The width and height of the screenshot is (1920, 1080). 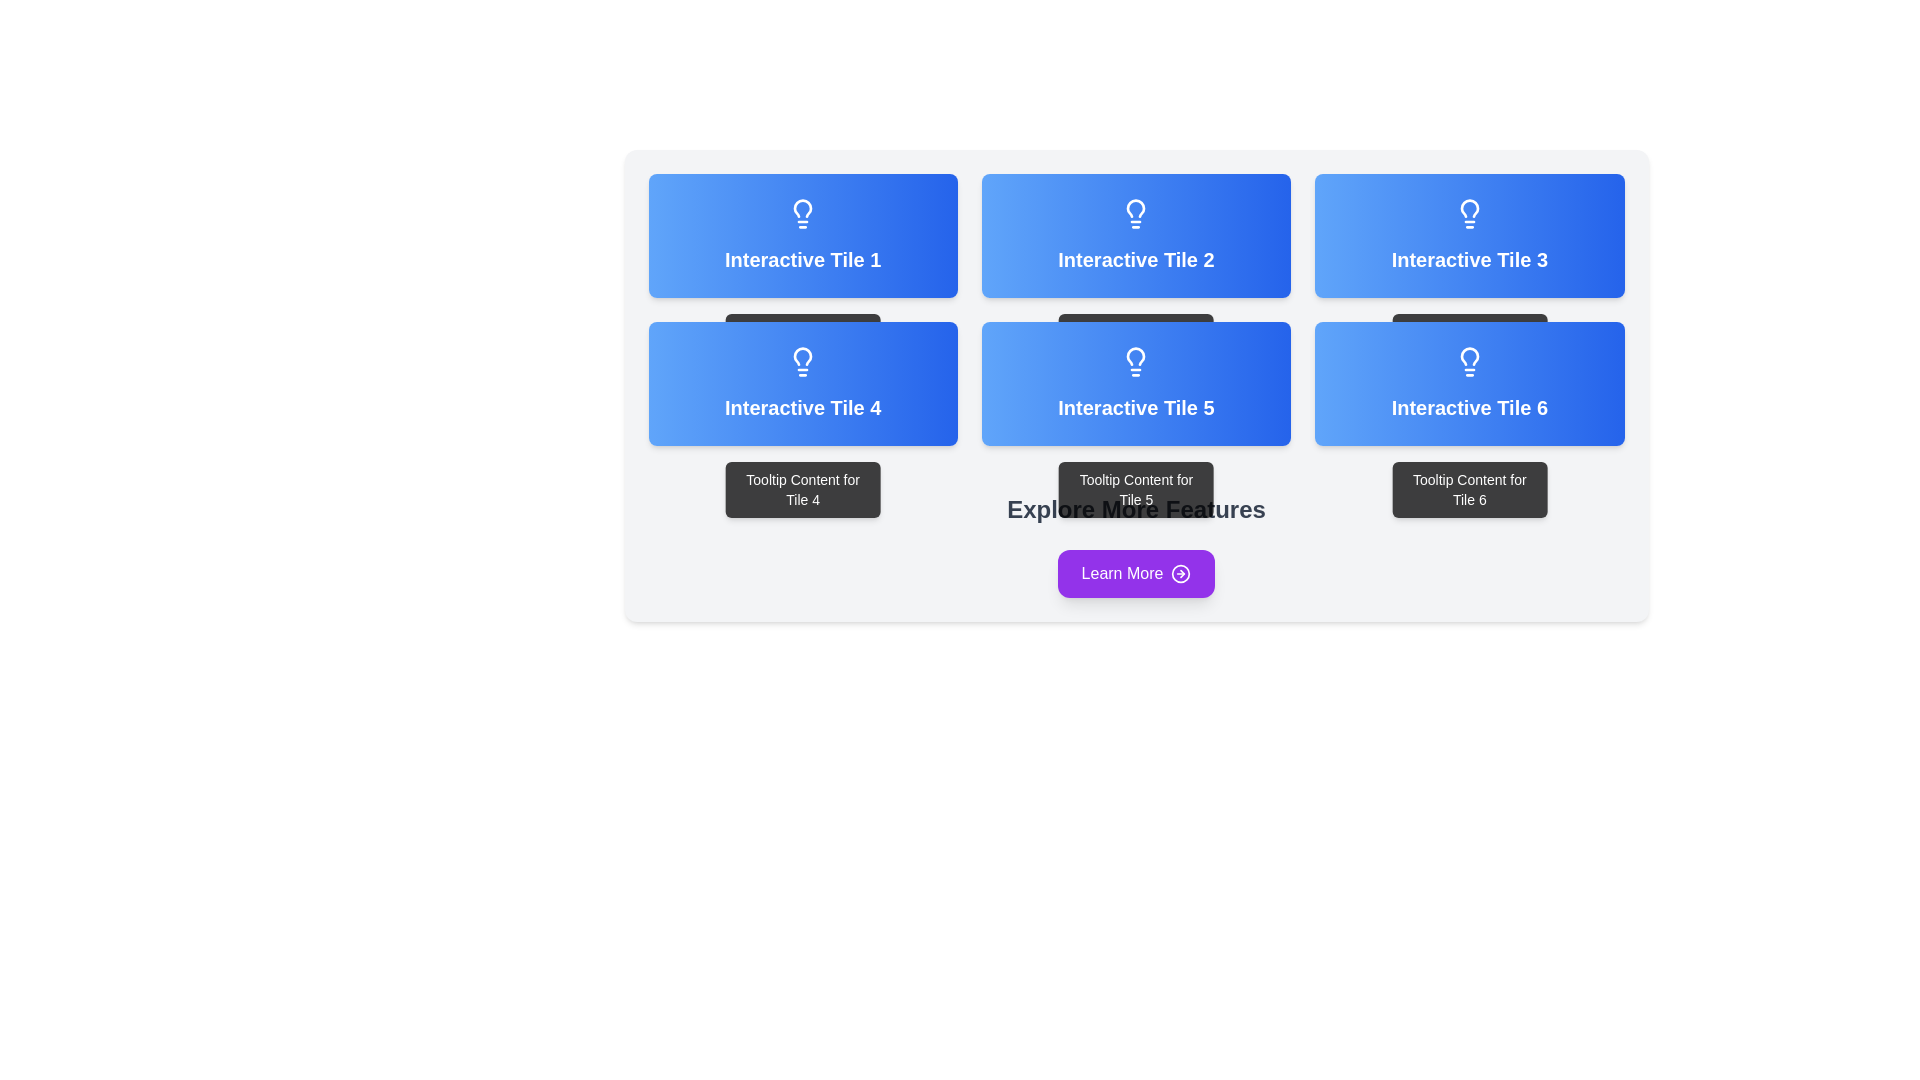 I want to click on the interactive tile labeled 'Interactive Tile 2', which features a gradient blue background and a light bulb icon at the top, so click(x=1136, y=234).